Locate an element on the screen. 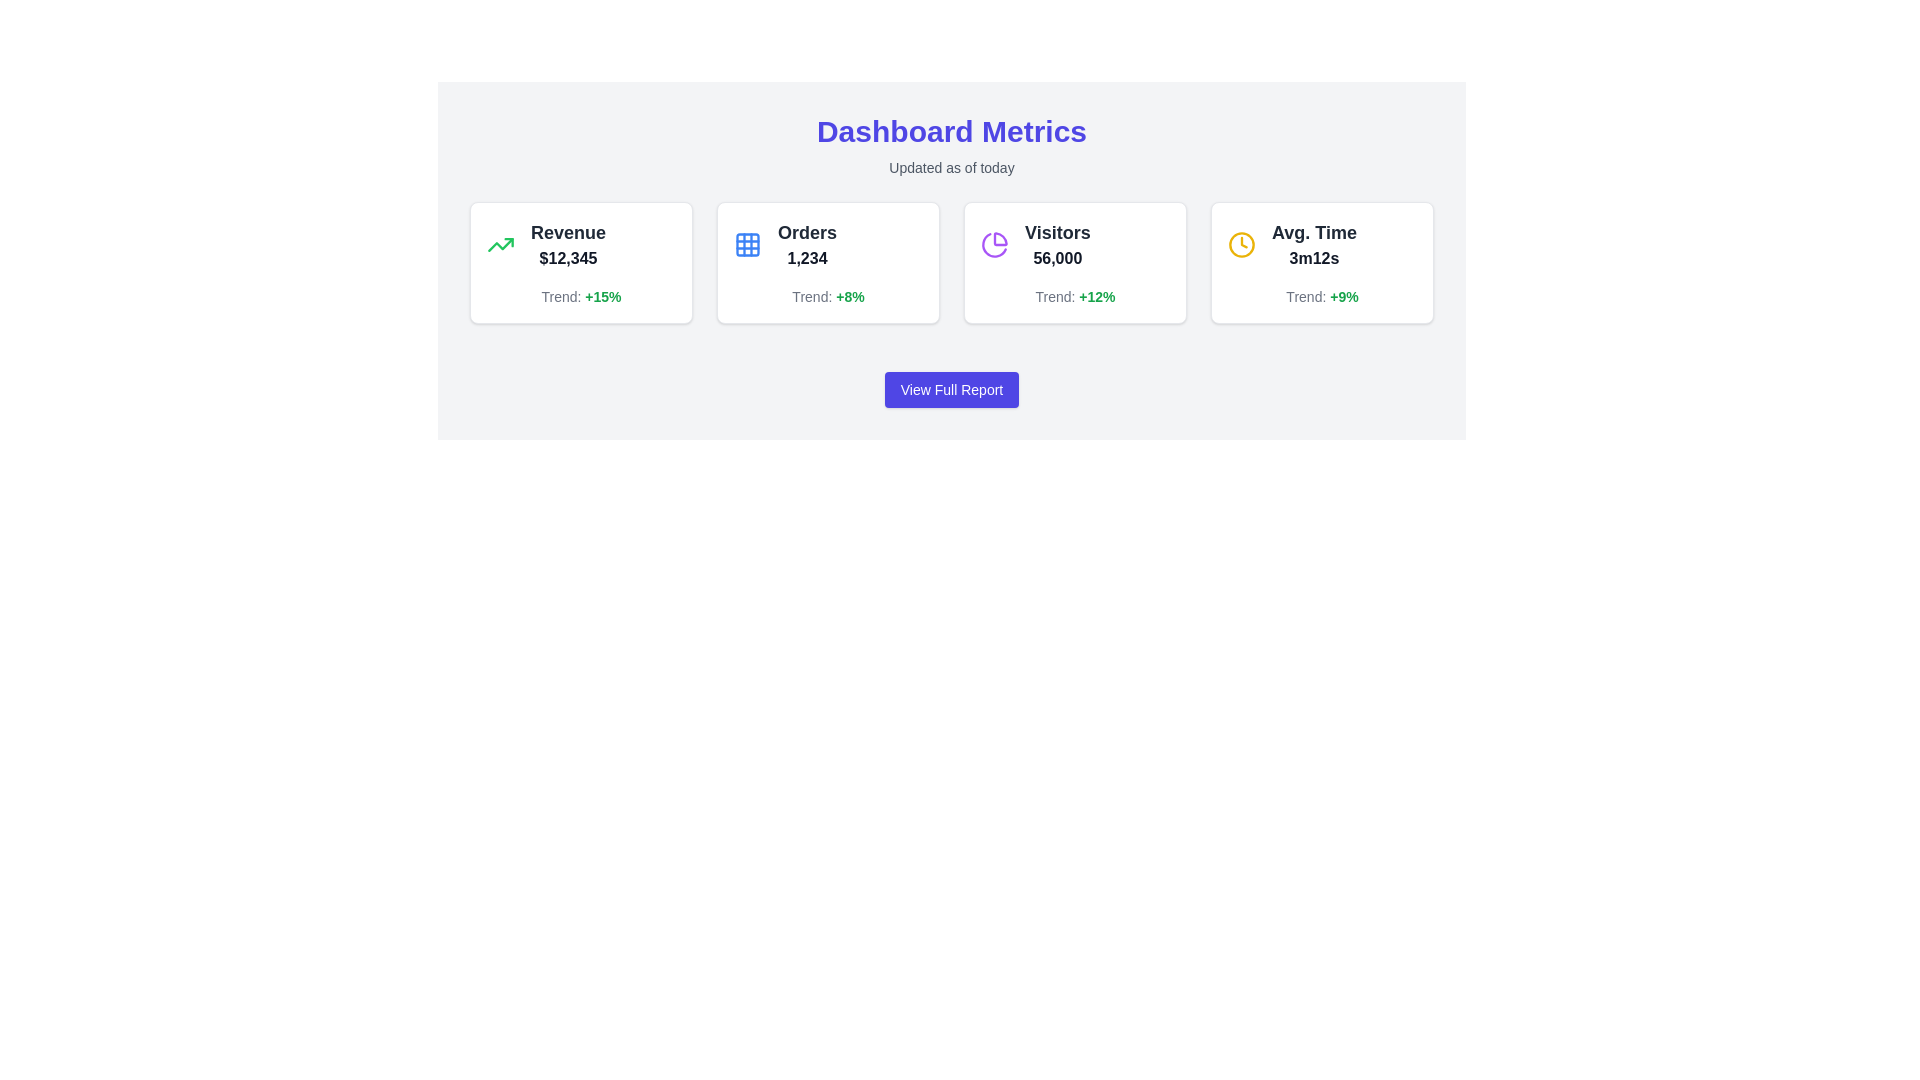 The width and height of the screenshot is (1920, 1080). the static text indicating a 9% positive change related to the 'Avg. Time' metric, located to the right of the 'Trend:' label in the fourth column of the dashboard's metrics section is located at coordinates (1344, 297).